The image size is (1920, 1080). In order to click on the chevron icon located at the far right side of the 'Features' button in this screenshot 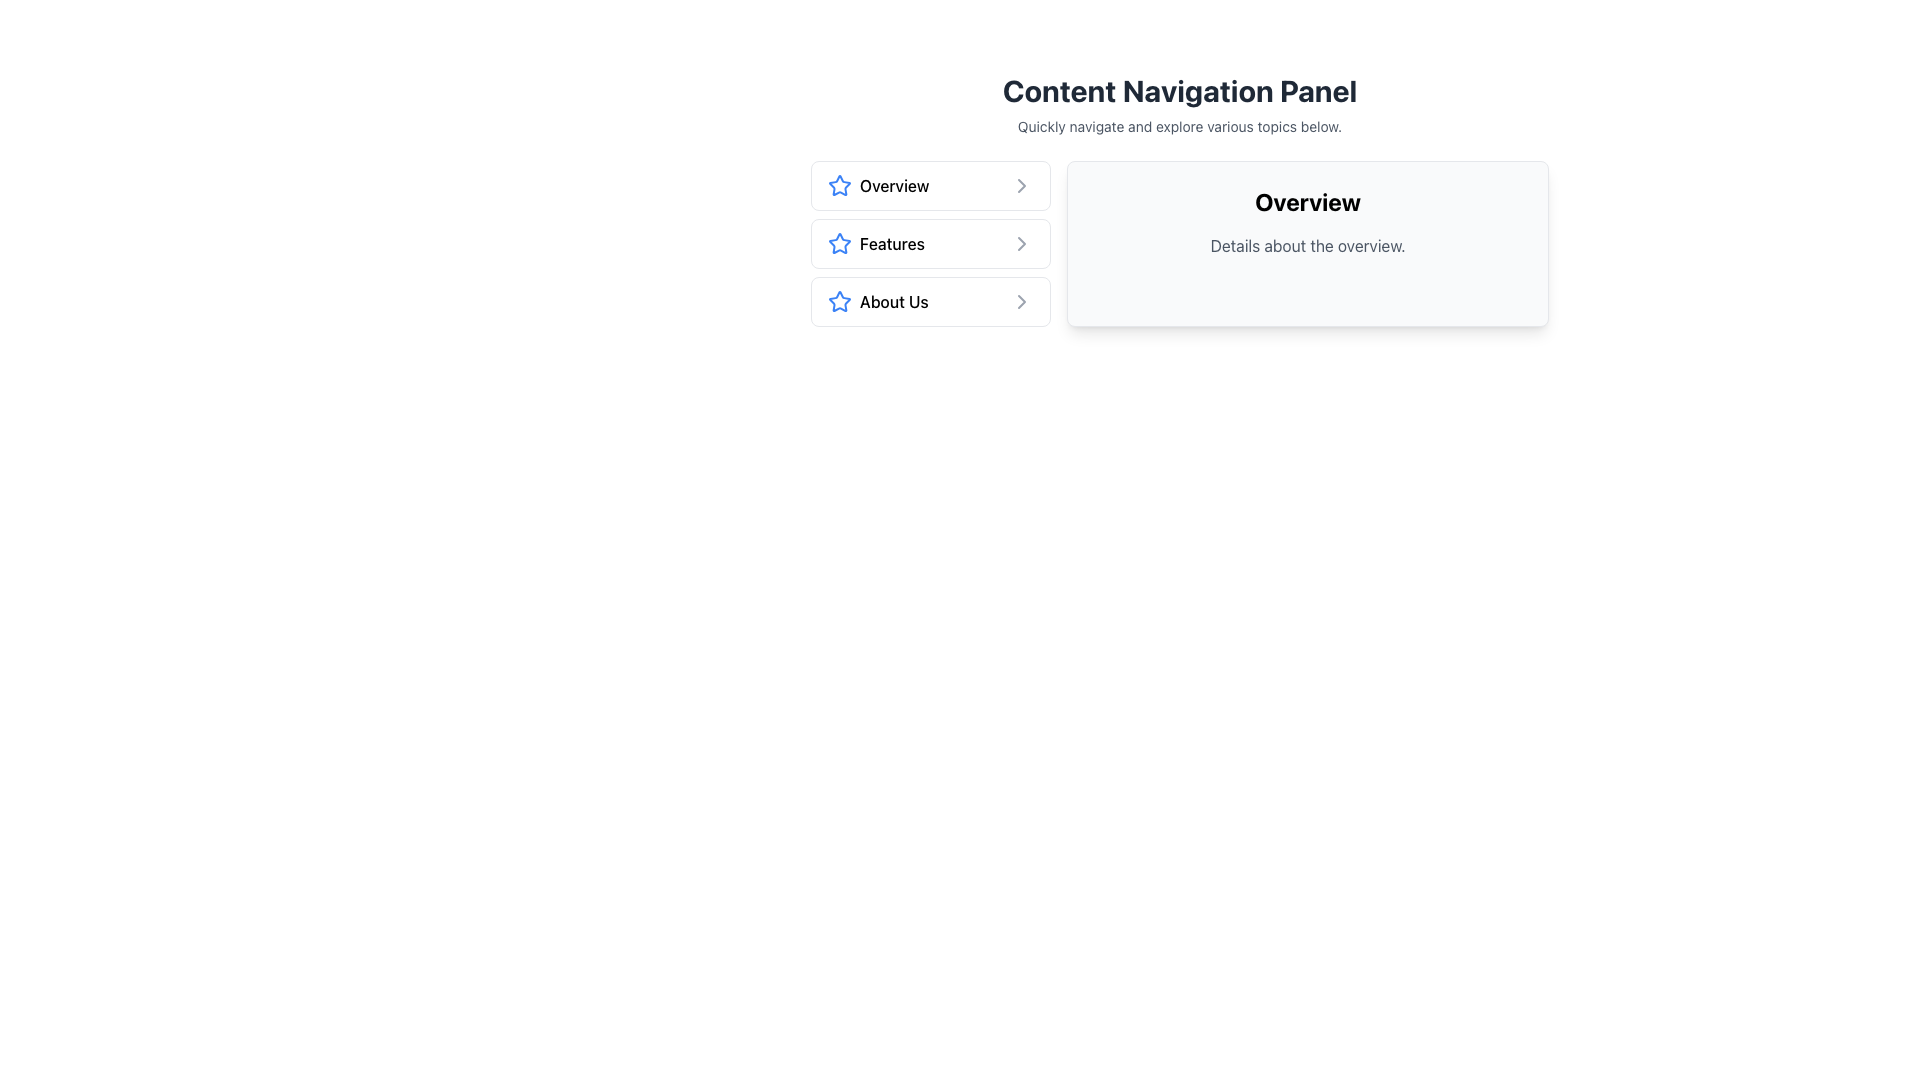, I will do `click(1022, 242)`.